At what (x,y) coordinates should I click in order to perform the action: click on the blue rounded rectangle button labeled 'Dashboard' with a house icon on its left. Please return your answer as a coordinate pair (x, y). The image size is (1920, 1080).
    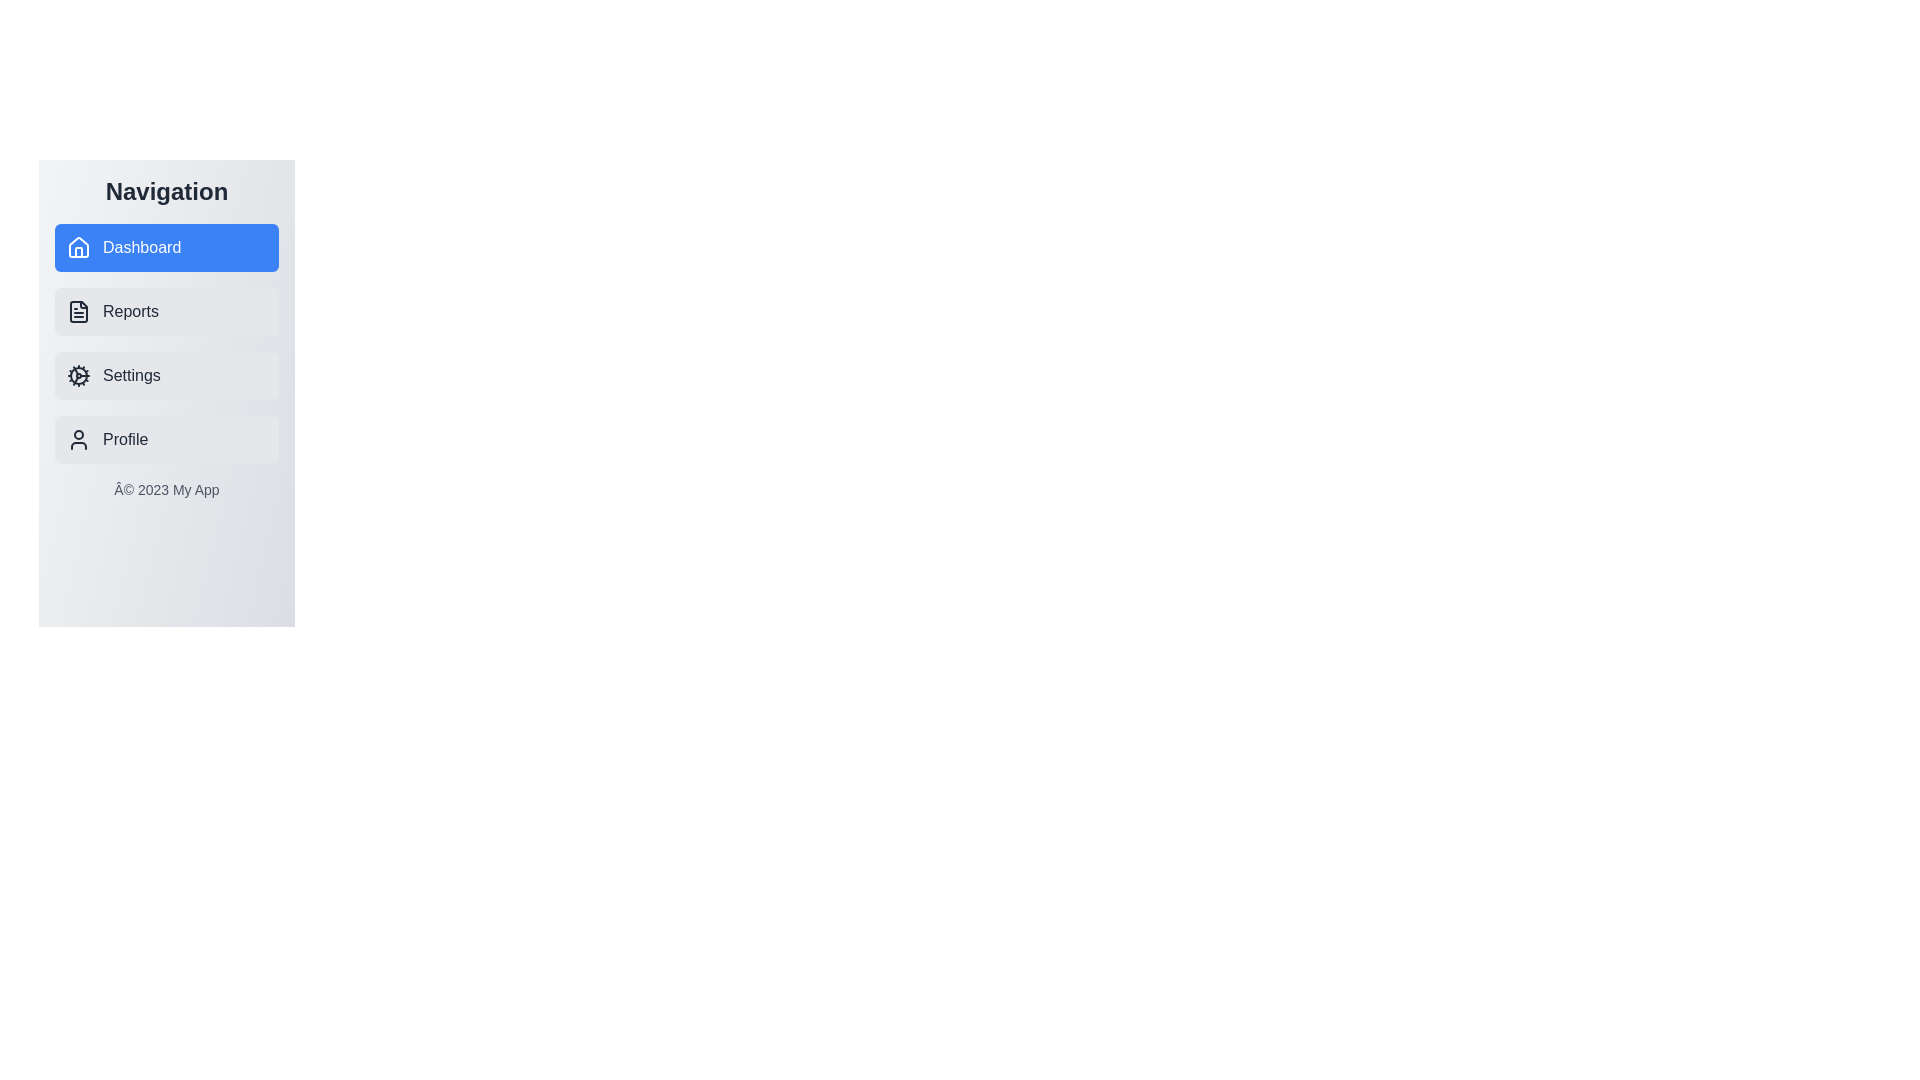
    Looking at the image, I should click on (167, 246).